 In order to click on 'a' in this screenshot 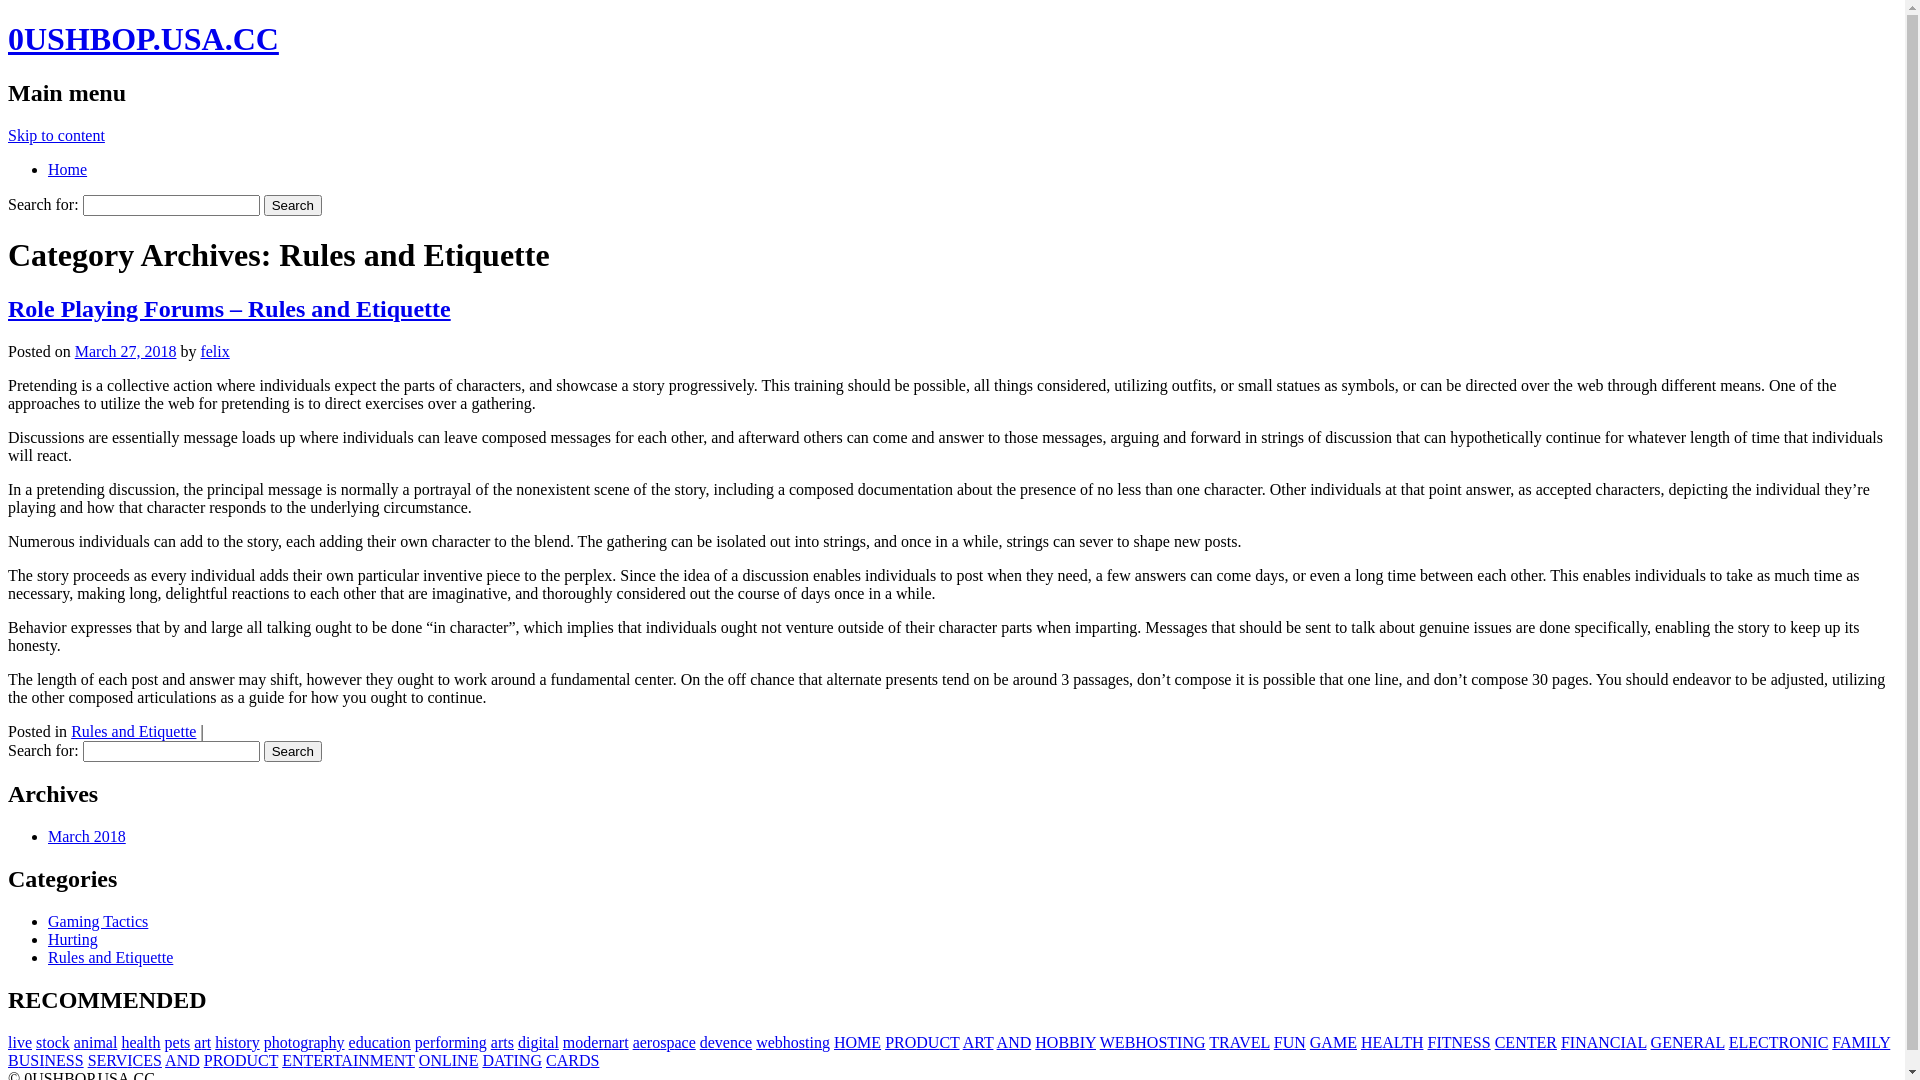, I will do `click(77, 1041)`.